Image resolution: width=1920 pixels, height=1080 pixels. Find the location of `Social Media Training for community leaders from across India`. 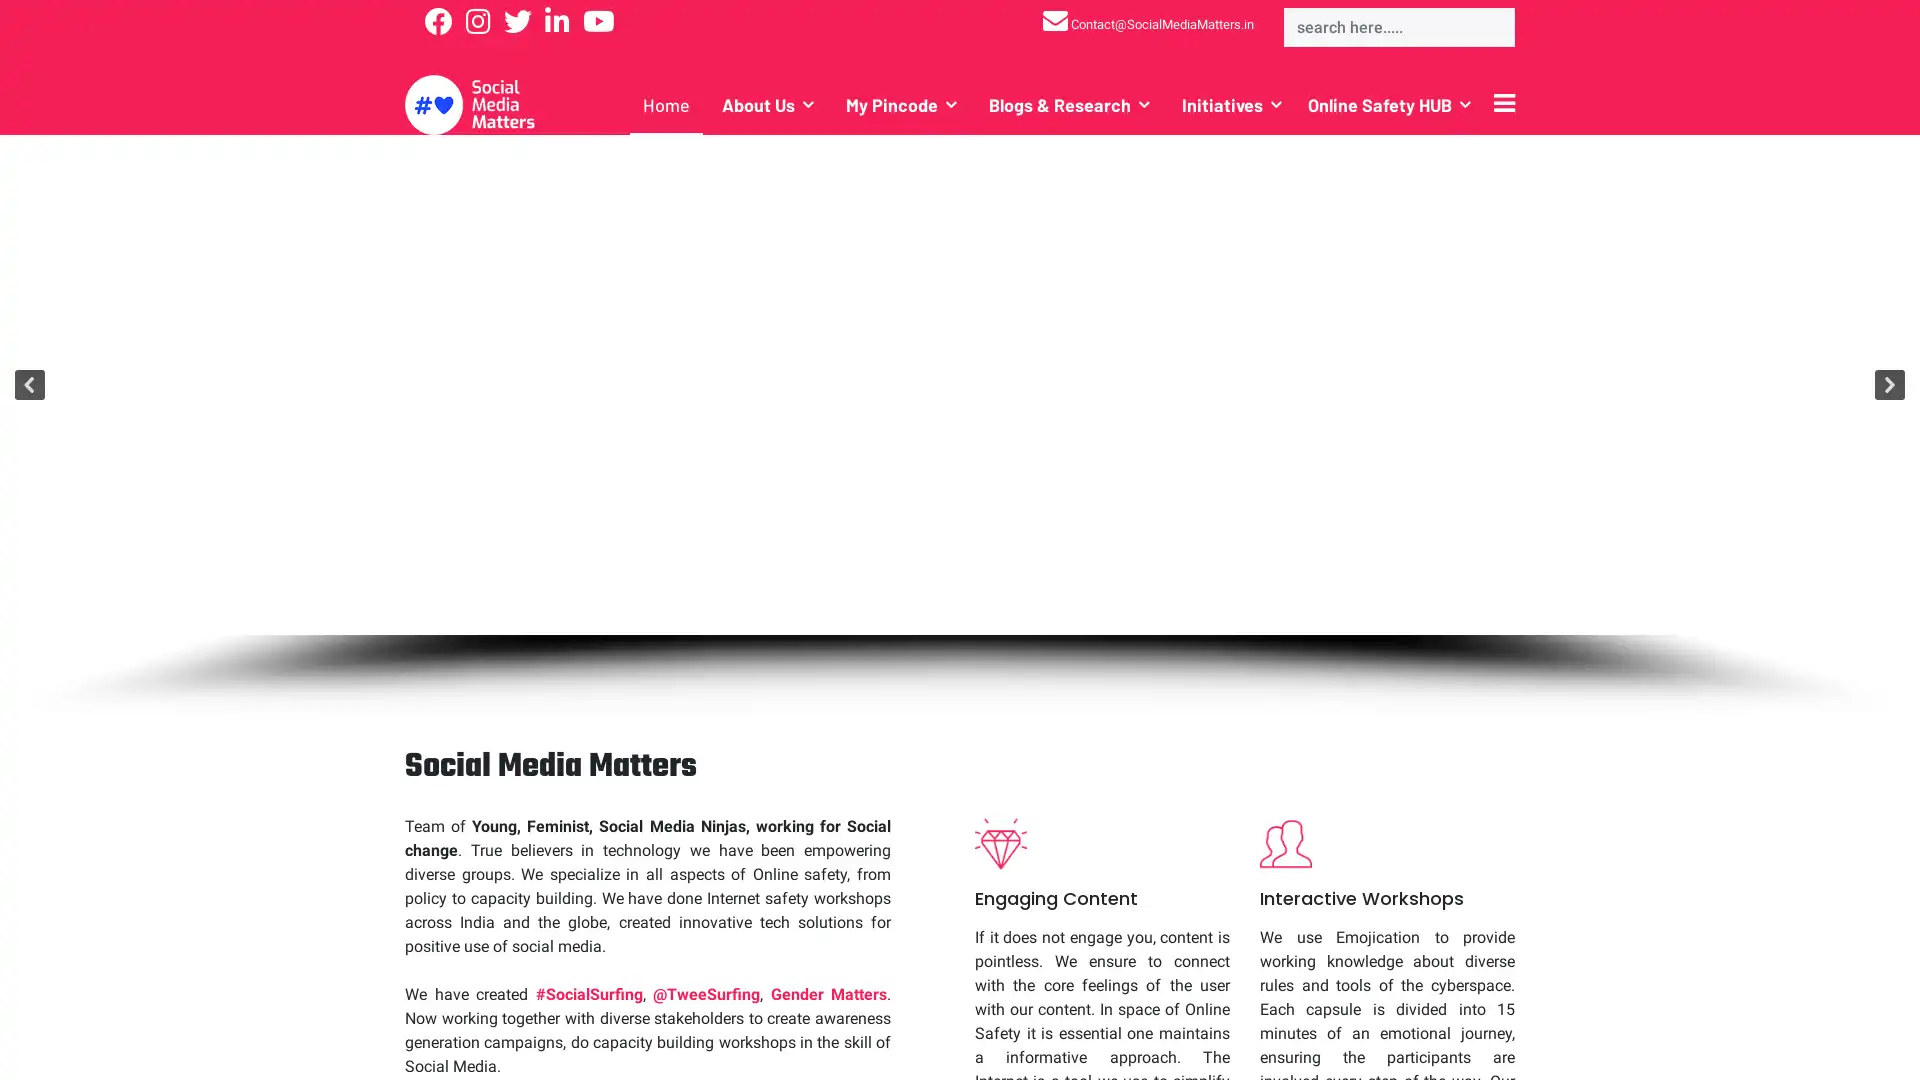

Social Media Training for community leaders from across India is located at coordinates (1058, 615).